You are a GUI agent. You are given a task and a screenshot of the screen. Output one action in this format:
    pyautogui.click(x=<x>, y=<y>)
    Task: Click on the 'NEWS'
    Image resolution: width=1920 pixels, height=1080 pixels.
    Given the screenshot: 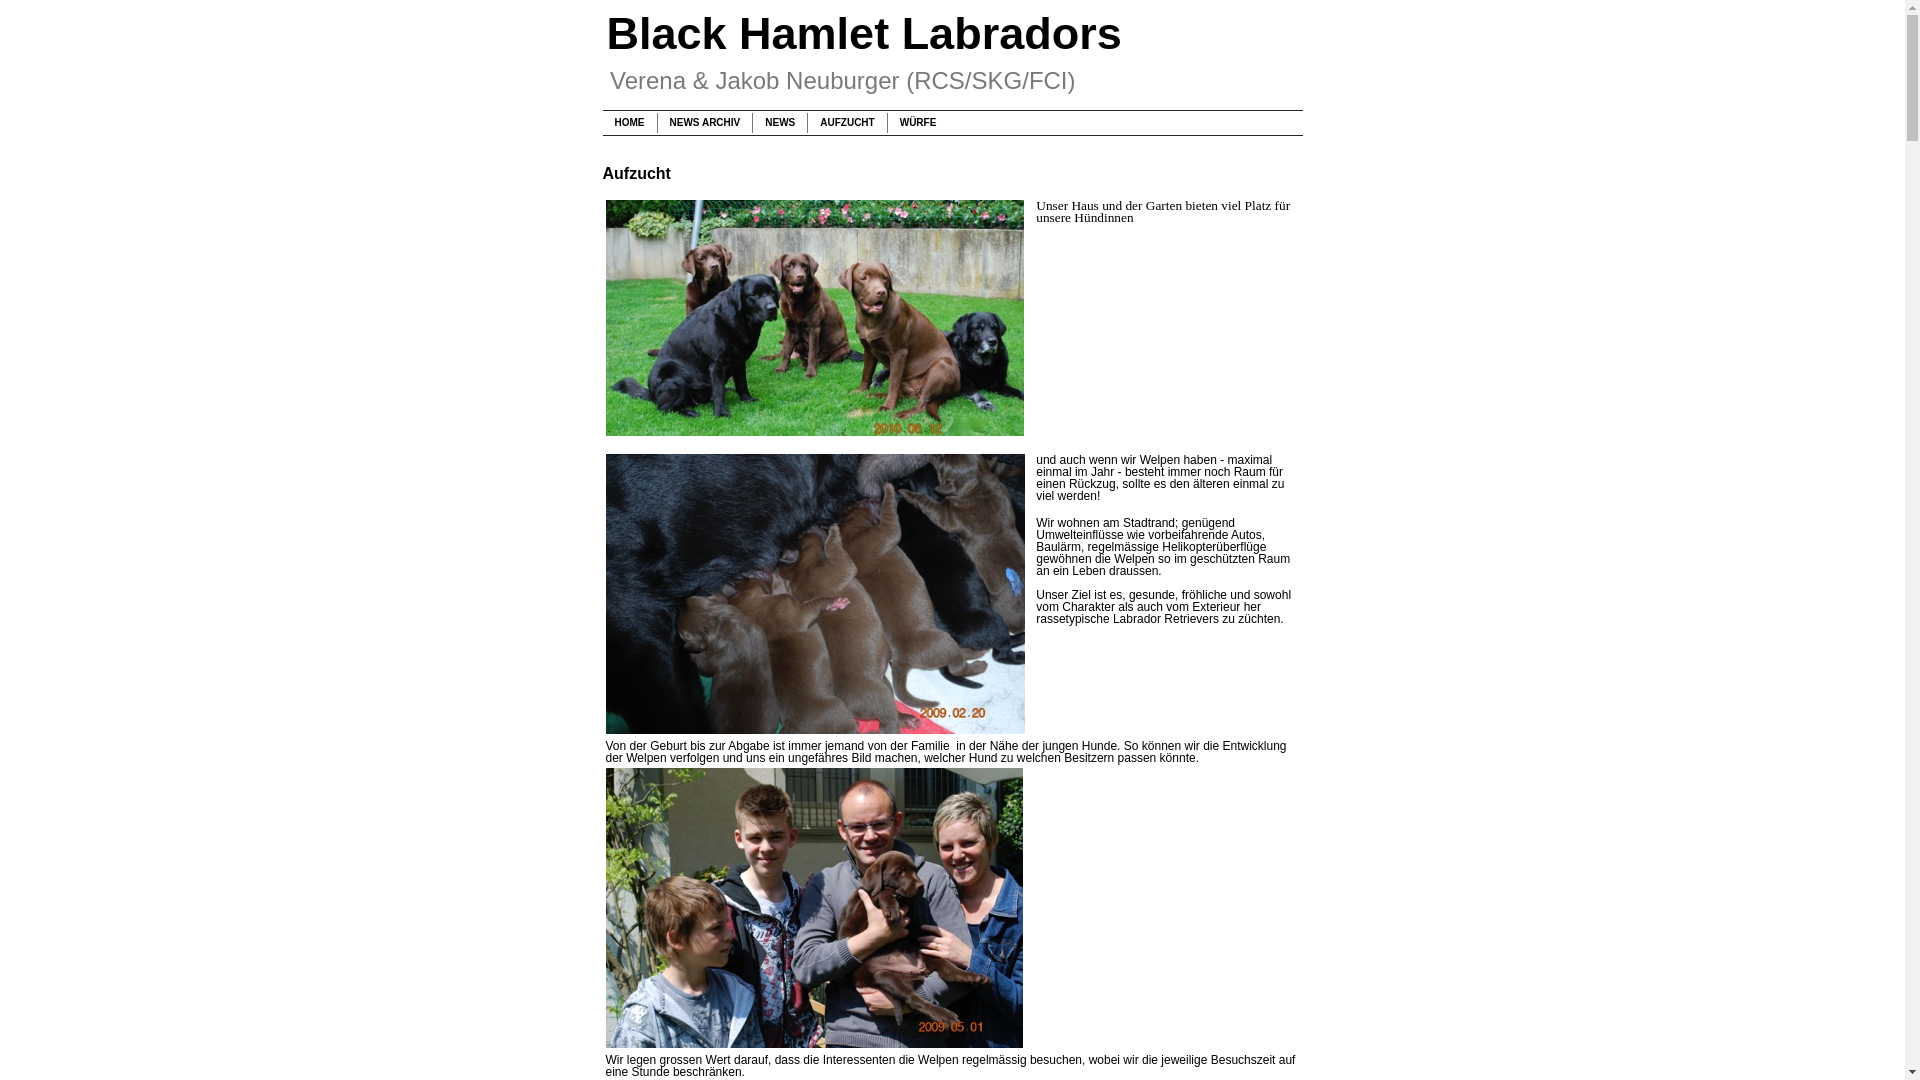 What is the action you would take?
    pyautogui.click(x=778, y=123)
    